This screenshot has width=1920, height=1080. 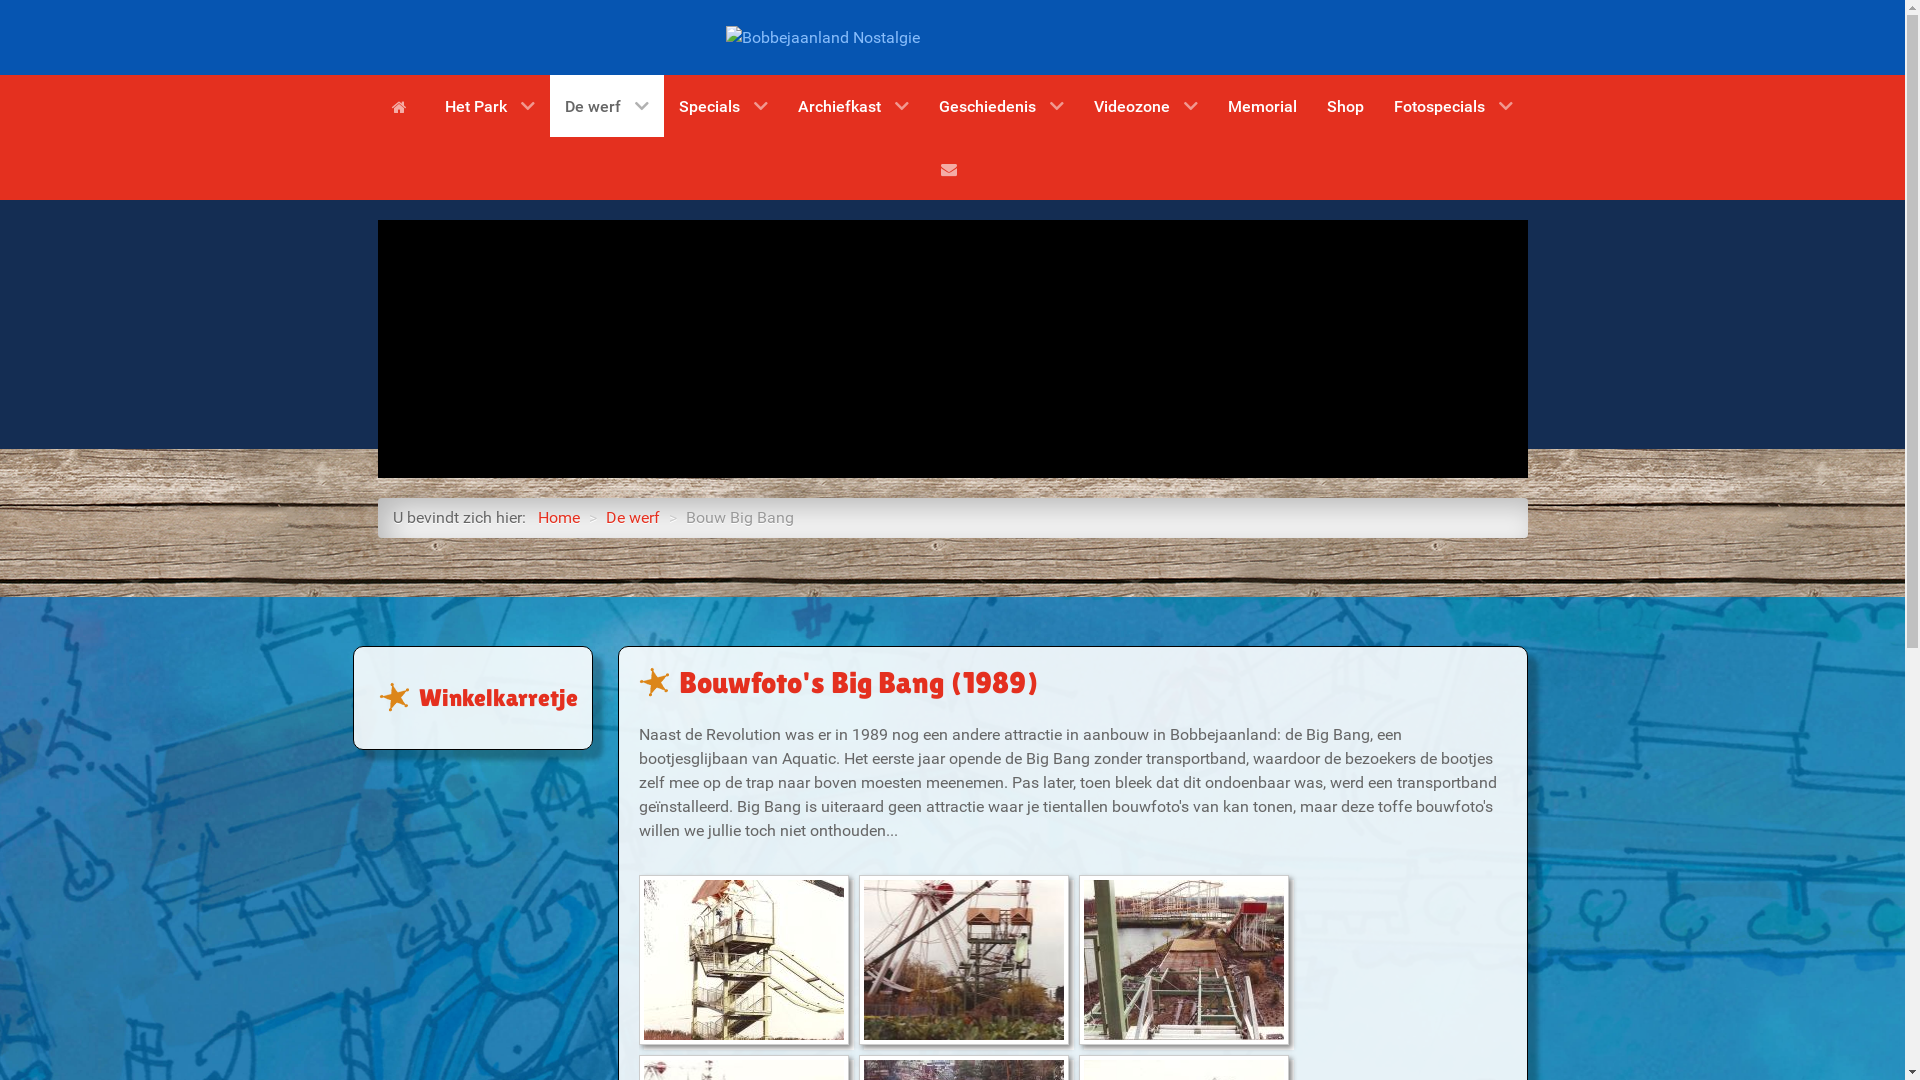 I want to click on 'Home', so click(x=402, y=105).